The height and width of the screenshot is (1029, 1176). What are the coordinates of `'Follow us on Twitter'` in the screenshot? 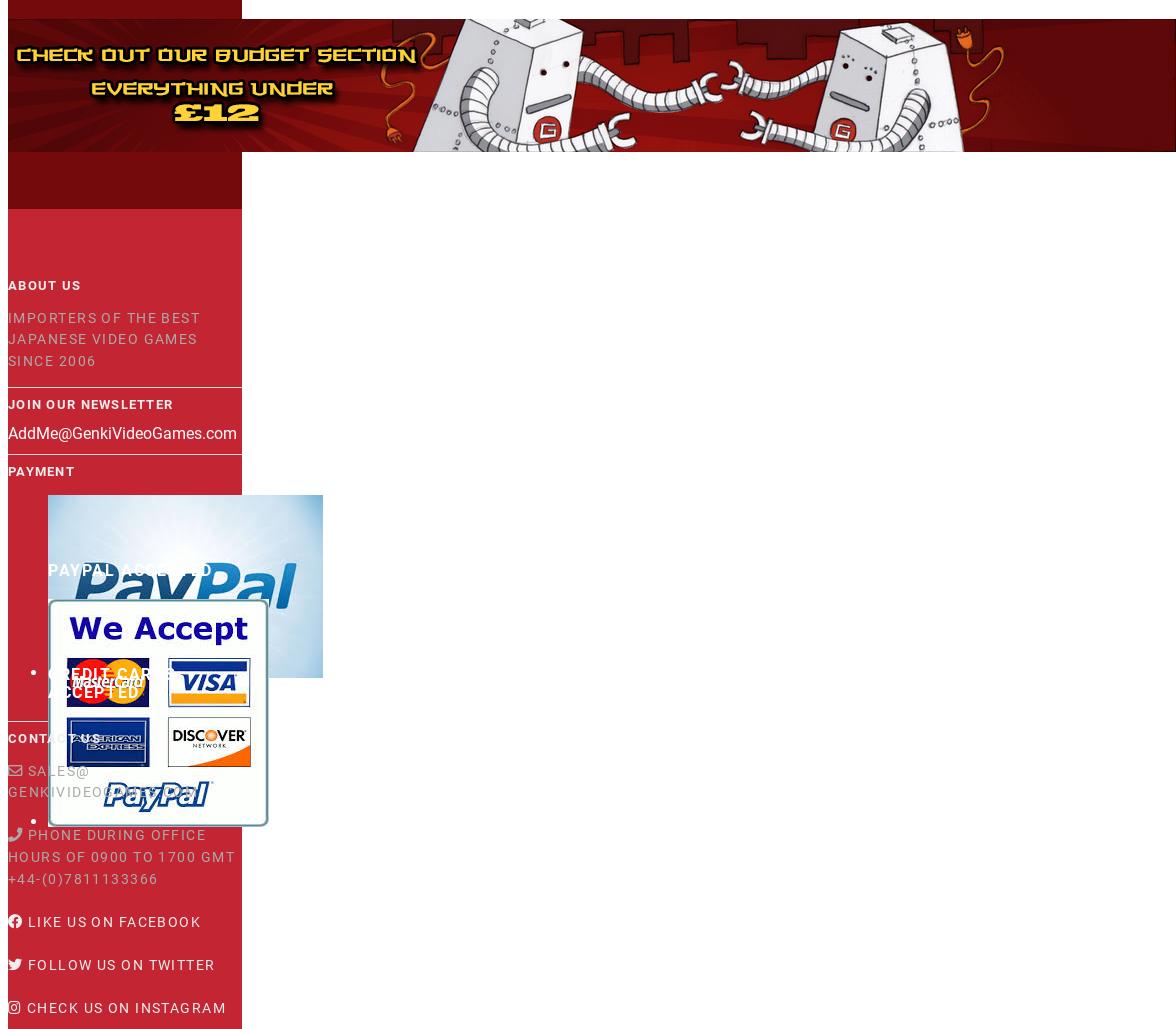 It's located at (119, 964).